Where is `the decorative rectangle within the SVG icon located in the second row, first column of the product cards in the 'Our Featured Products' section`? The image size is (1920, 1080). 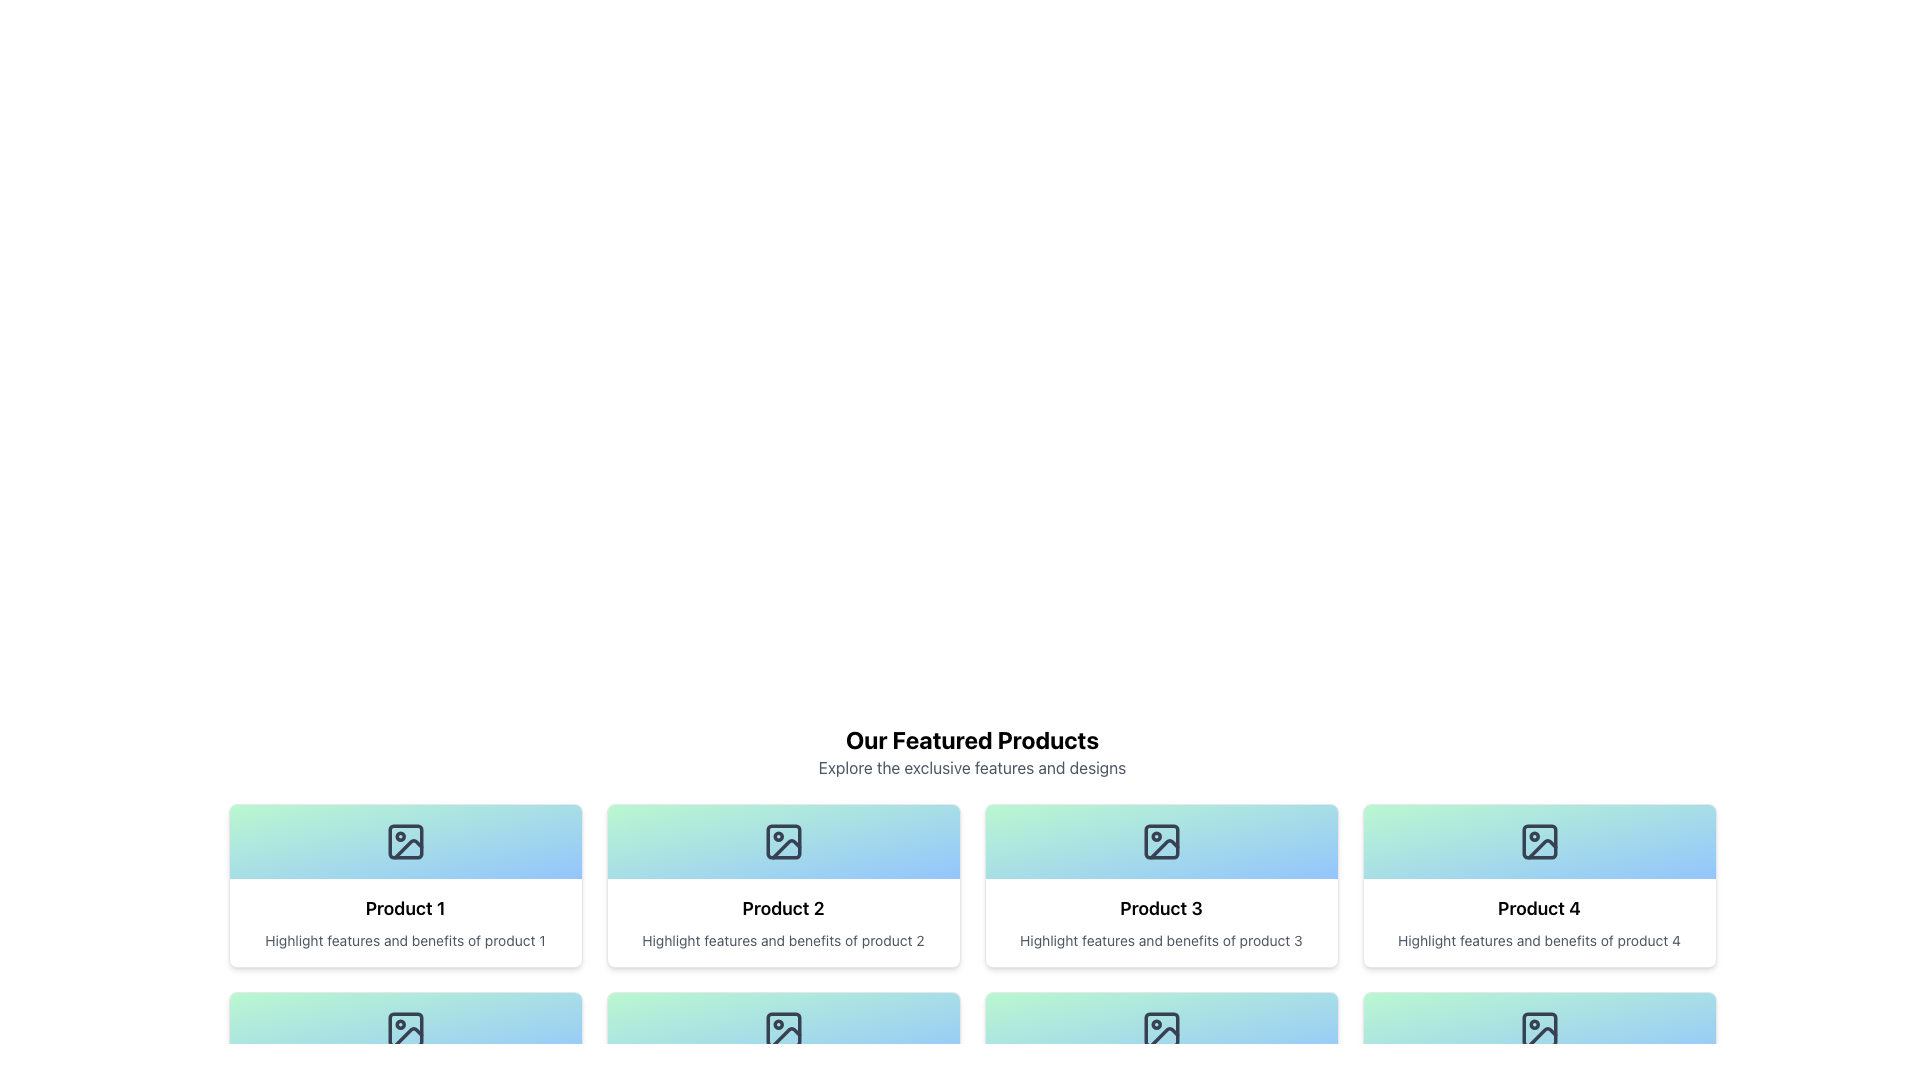 the decorative rectangle within the SVG icon located in the second row, first column of the product cards in the 'Our Featured Products' section is located at coordinates (782, 1029).